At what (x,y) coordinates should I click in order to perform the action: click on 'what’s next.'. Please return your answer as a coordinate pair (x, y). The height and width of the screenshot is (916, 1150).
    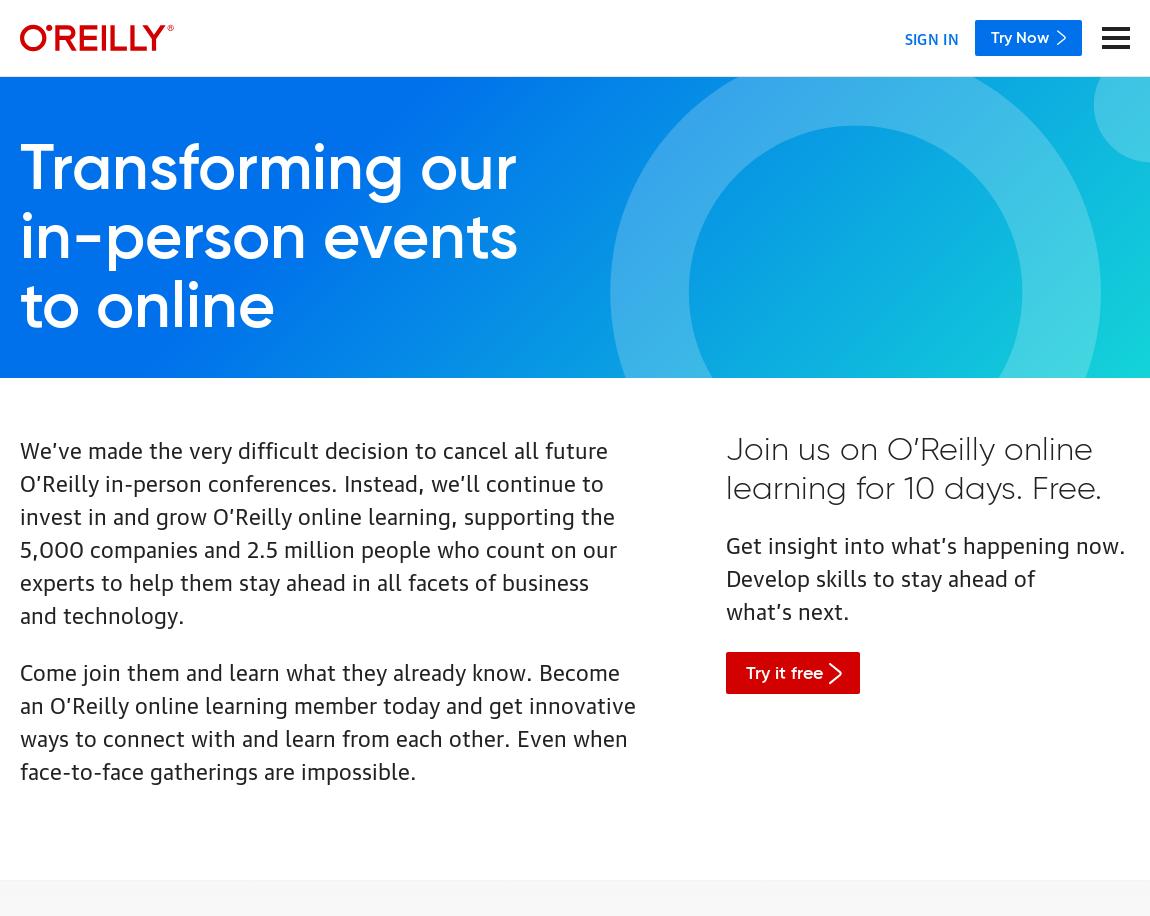
    Looking at the image, I should click on (786, 609).